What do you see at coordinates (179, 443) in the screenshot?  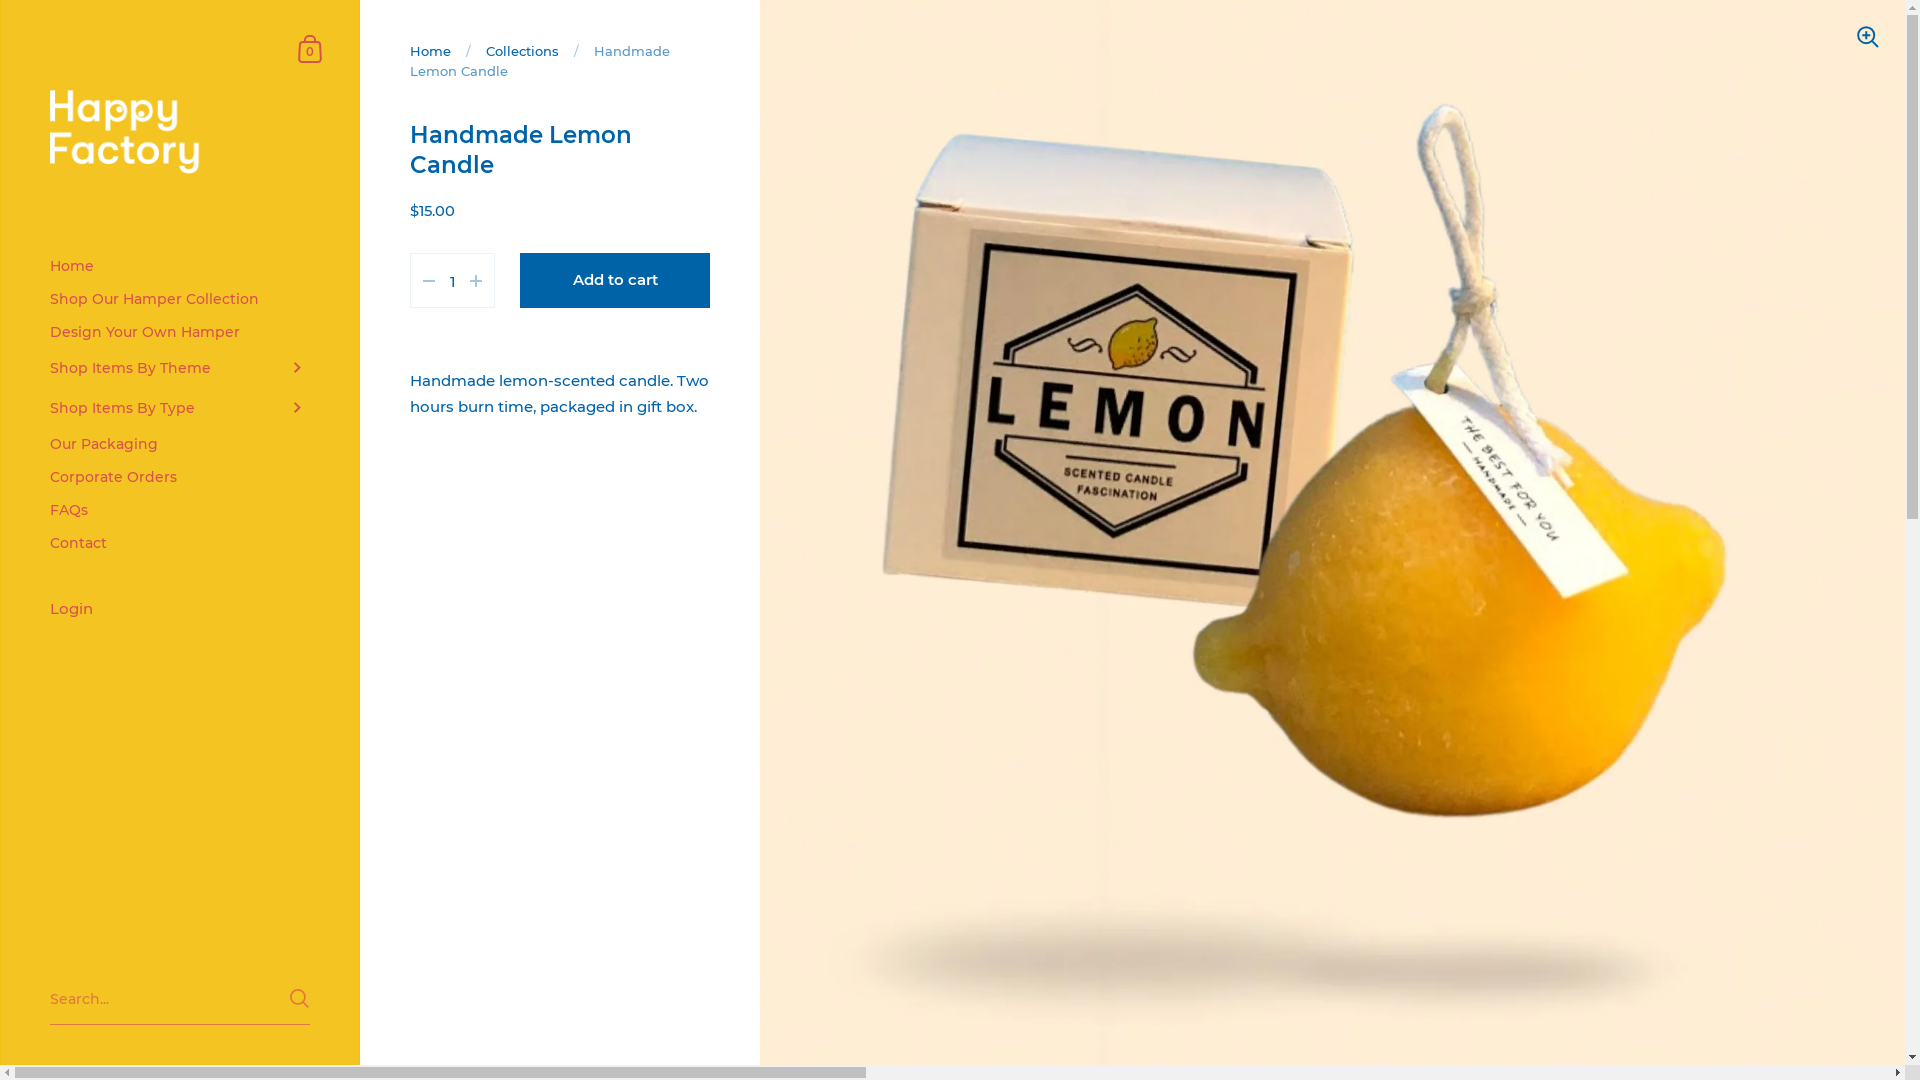 I see `'Our Packaging'` at bounding box center [179, 443].